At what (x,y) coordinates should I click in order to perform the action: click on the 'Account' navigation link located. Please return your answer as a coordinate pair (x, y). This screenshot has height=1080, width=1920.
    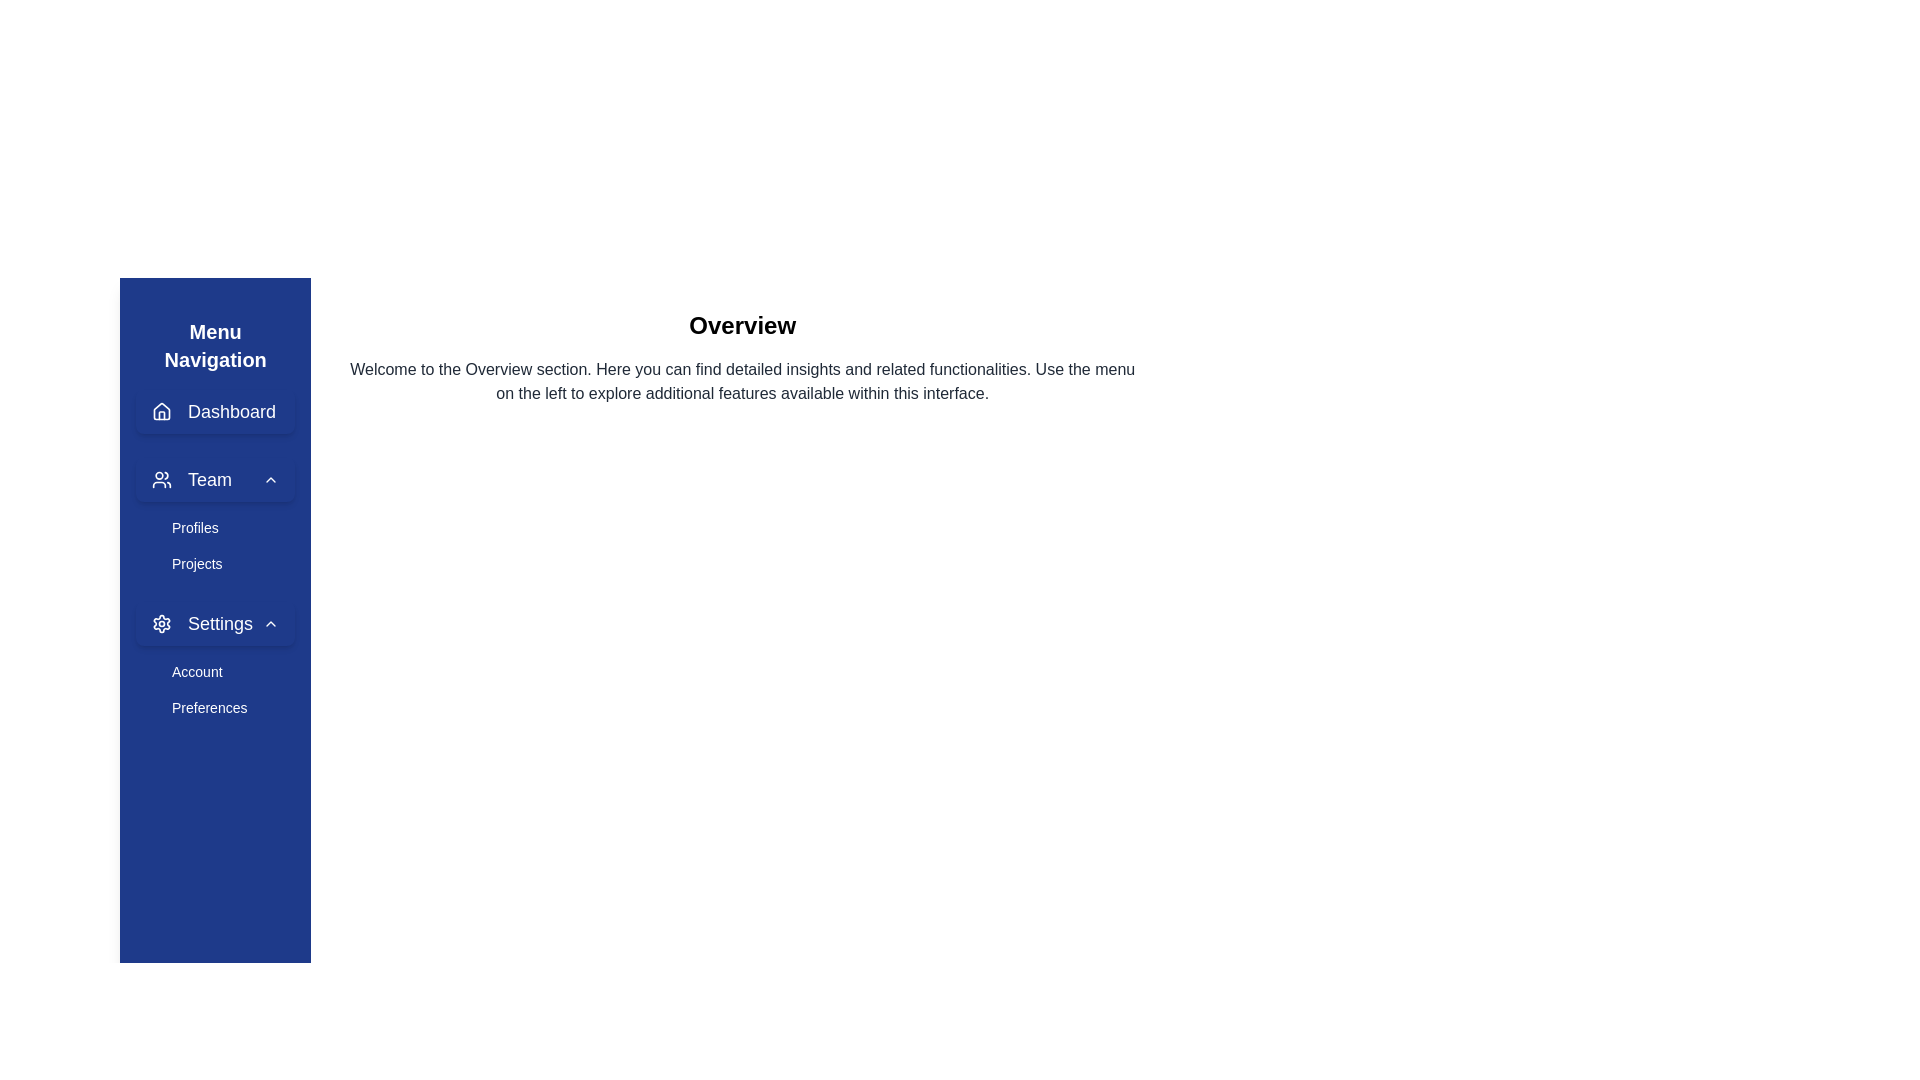
    Looking at the image, I should click on (227, 671).